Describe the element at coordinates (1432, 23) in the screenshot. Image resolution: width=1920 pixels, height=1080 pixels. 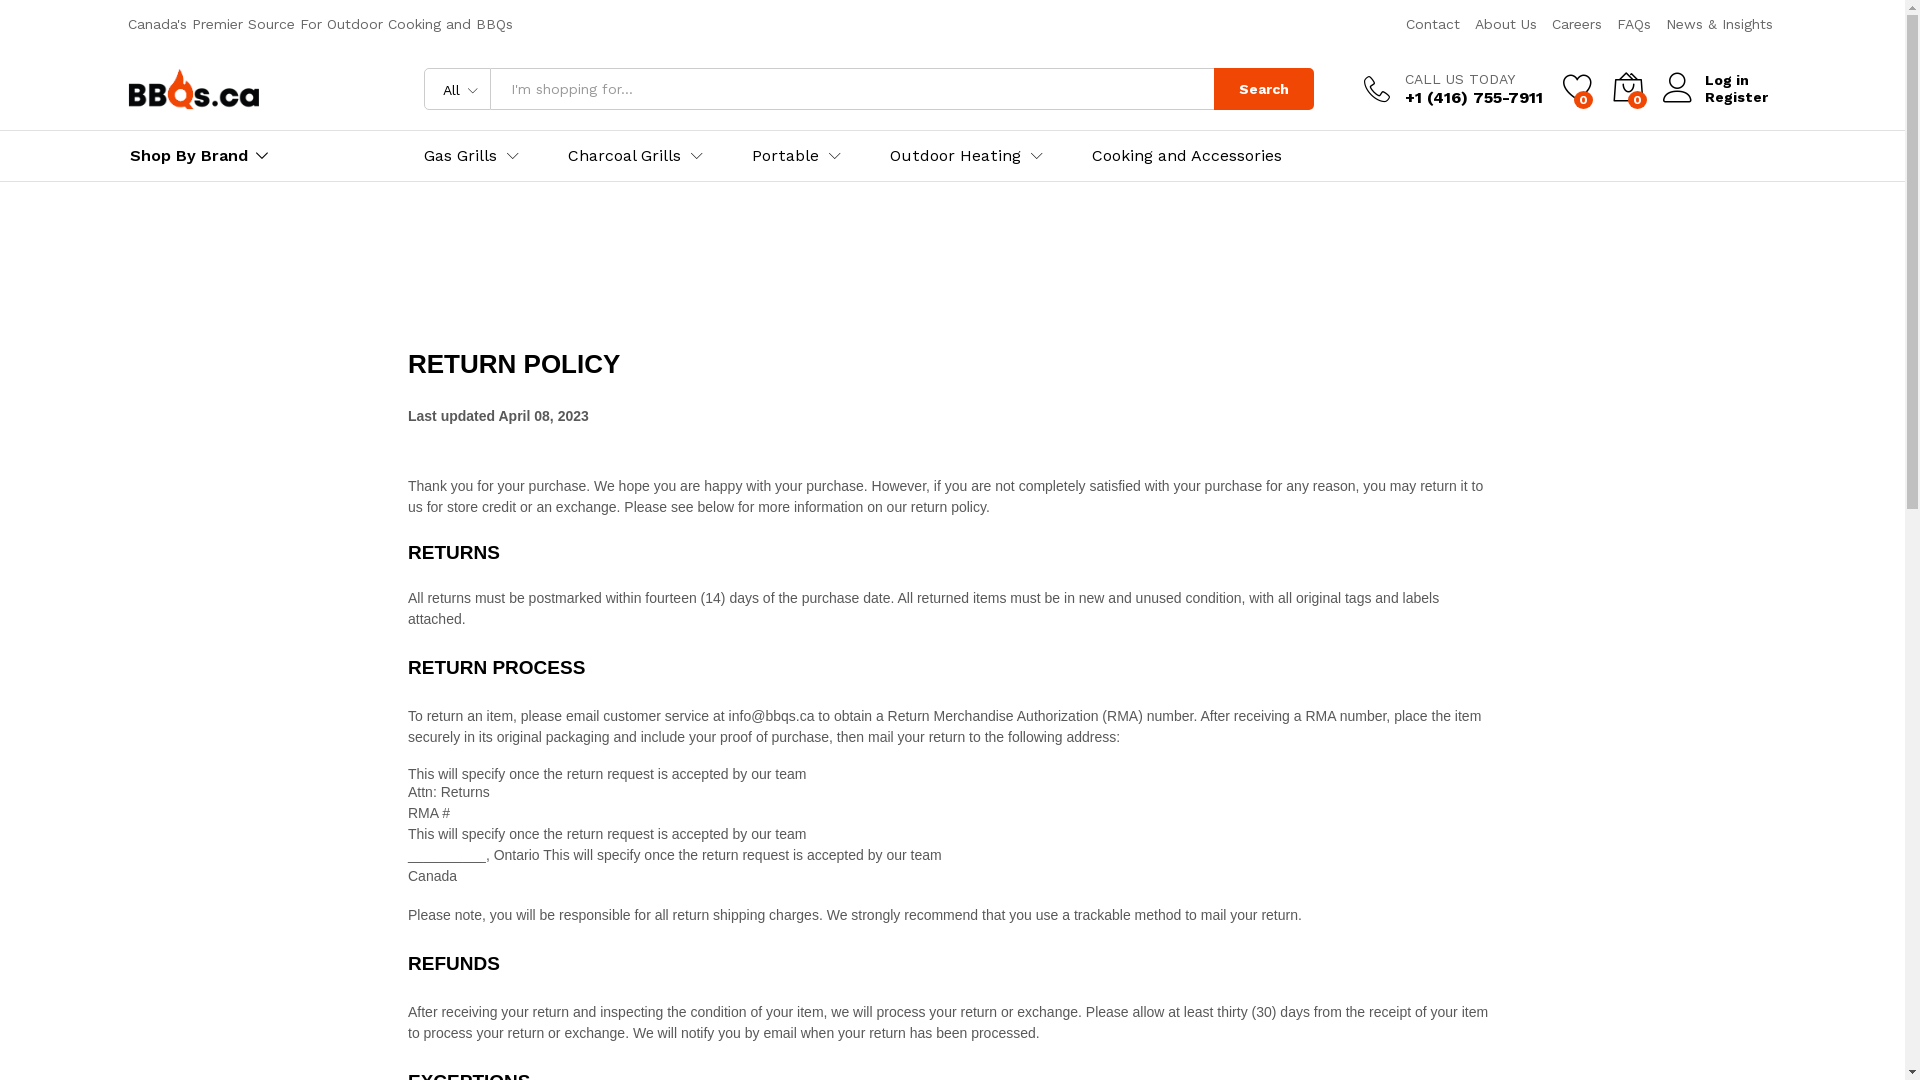
I see `'Contact'` at that location.